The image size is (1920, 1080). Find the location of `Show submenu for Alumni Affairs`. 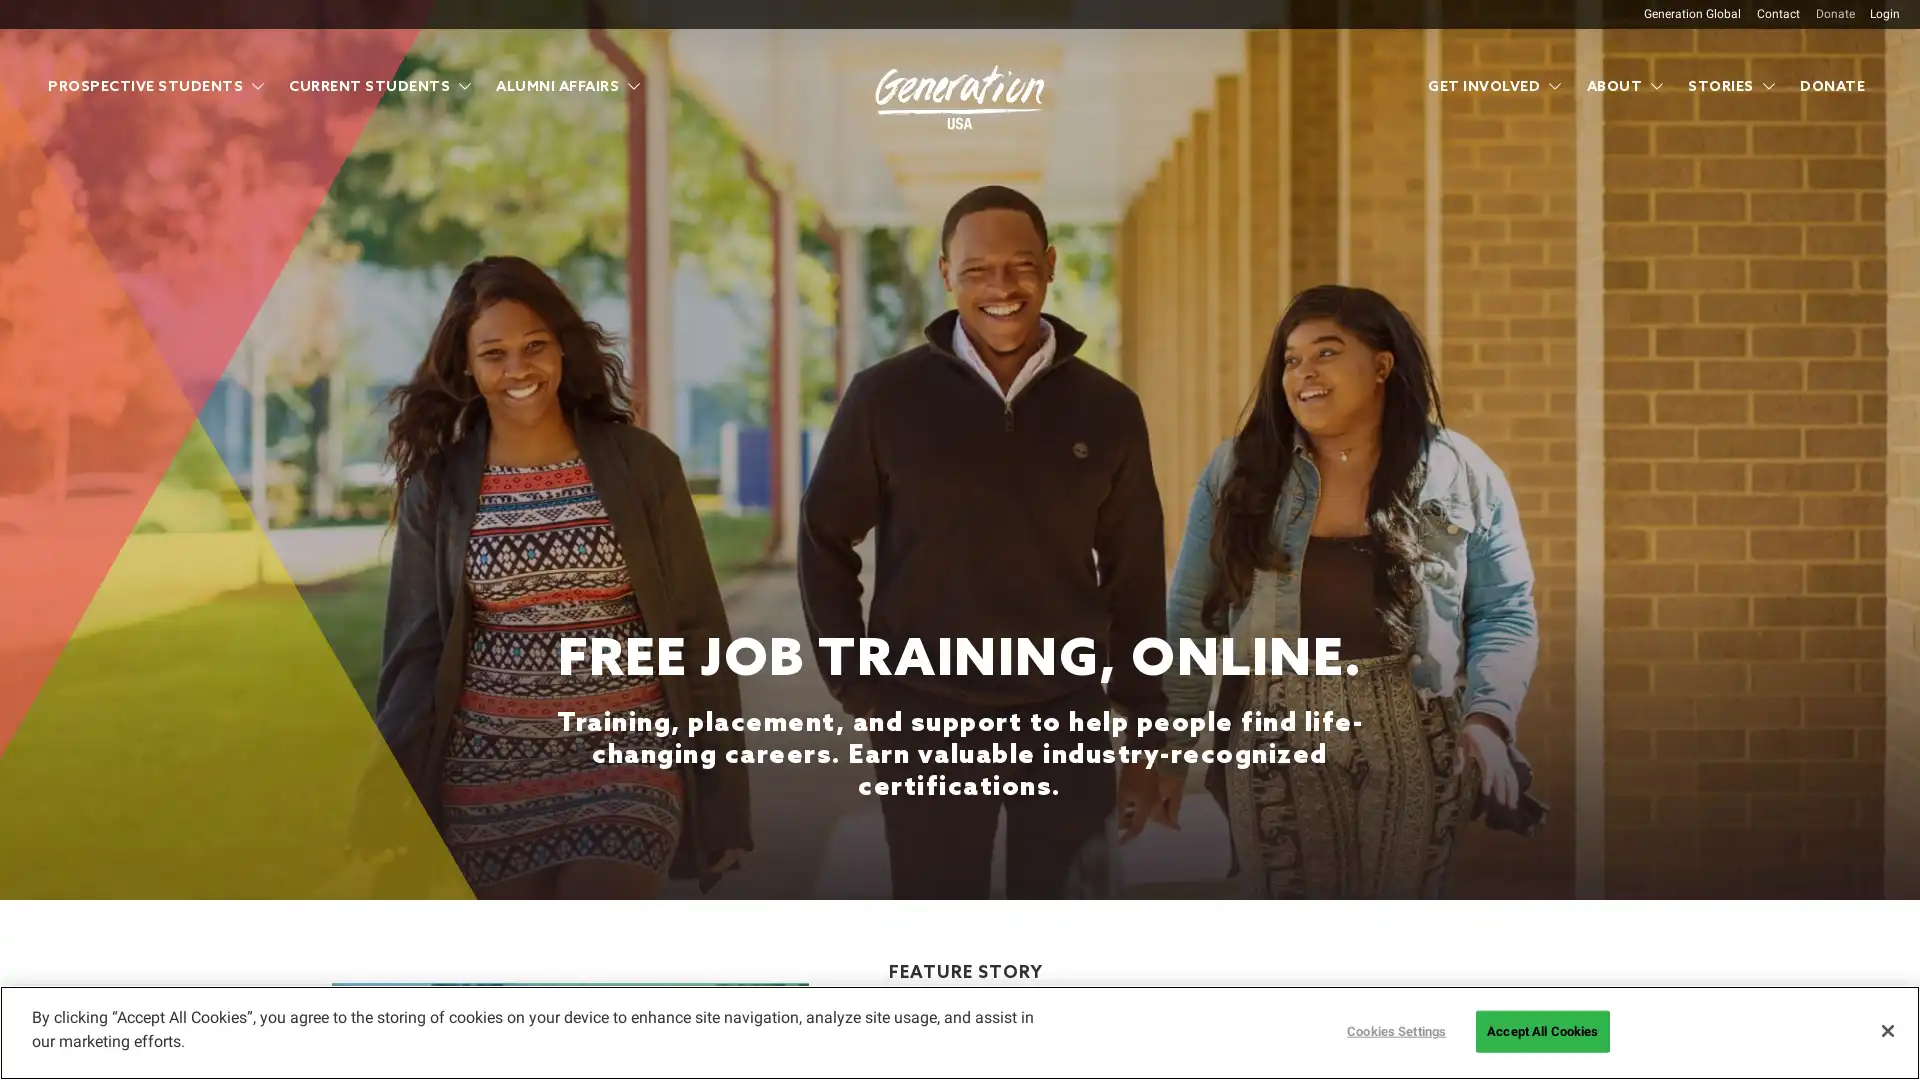

Show submenu for Alumni Affairs is located at coordinates (632, 85).